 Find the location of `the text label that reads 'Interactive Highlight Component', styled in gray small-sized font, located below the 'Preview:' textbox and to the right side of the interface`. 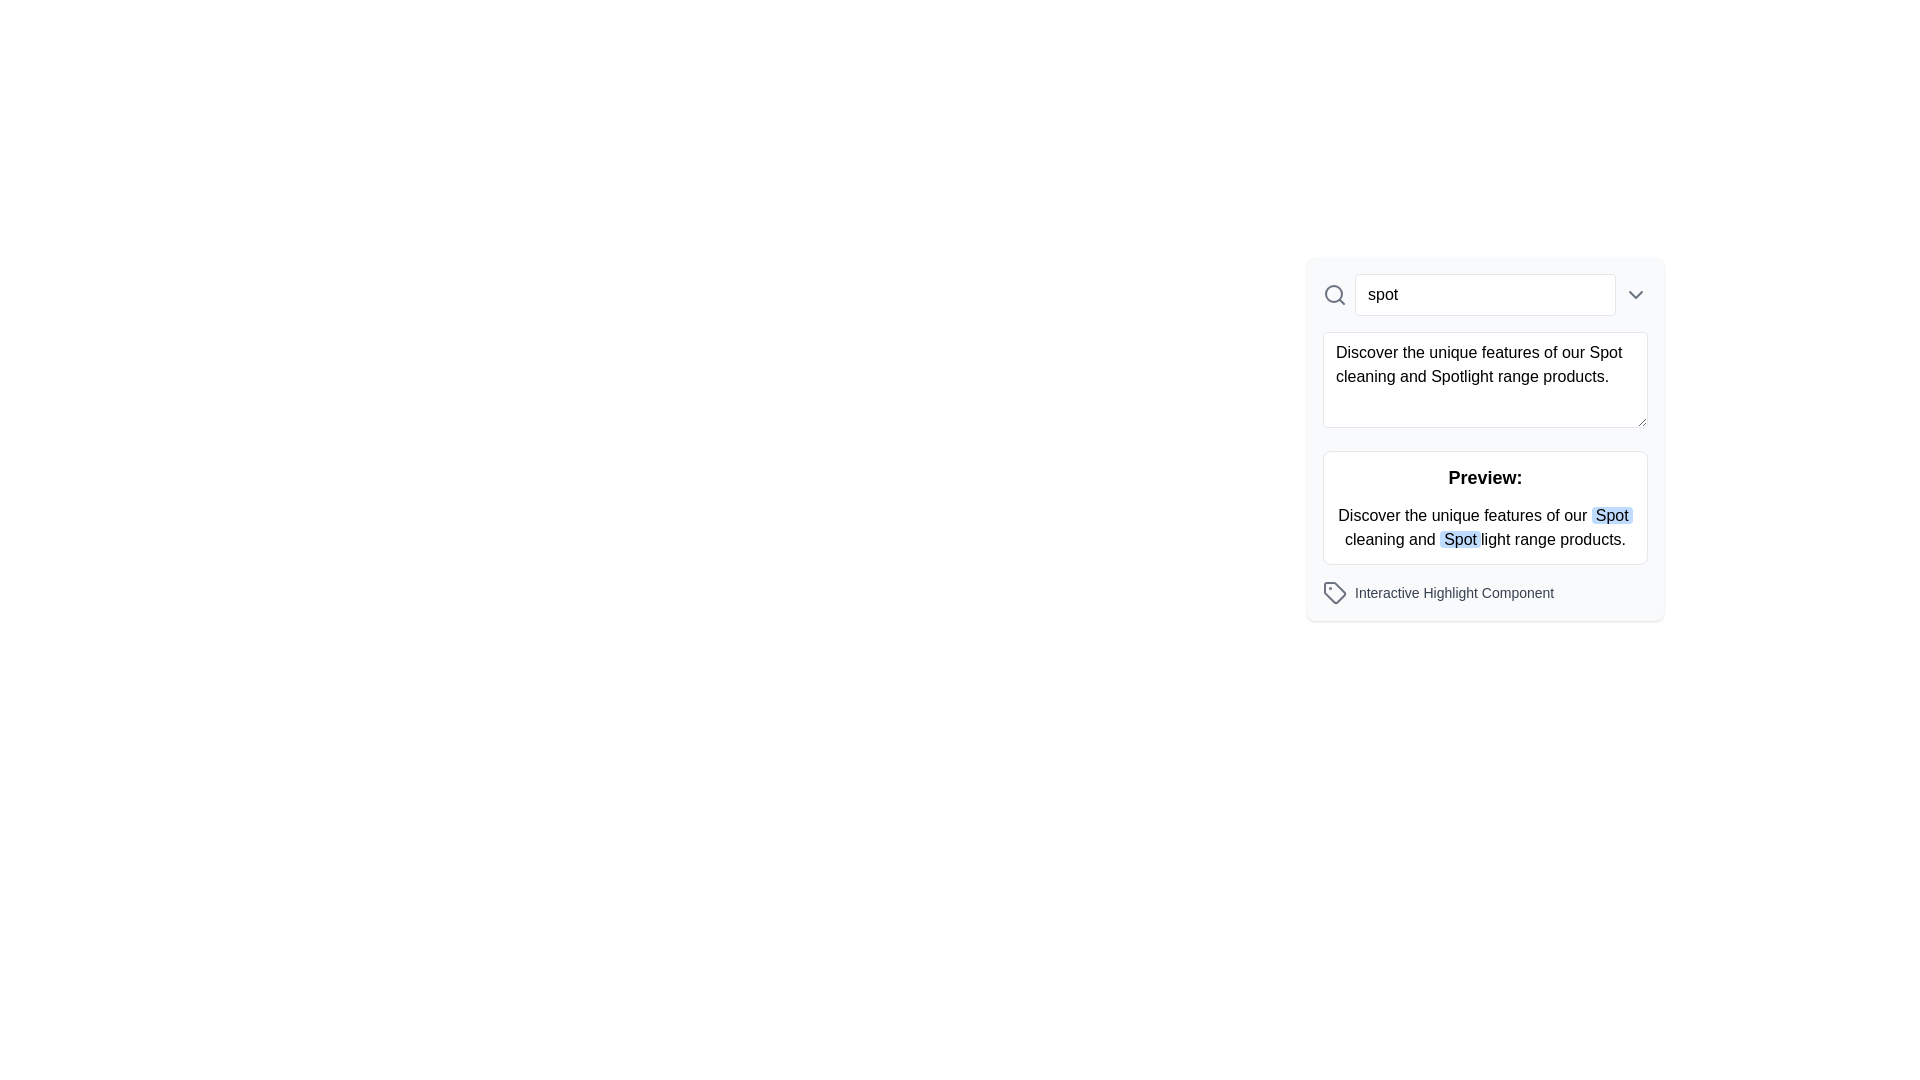

the text label that reads 'Interactive Highlight Component', styled in gray small-sized font, located below the 'Preview:' textbox and to the right side of the interface is located at coordinates (1454, 592).